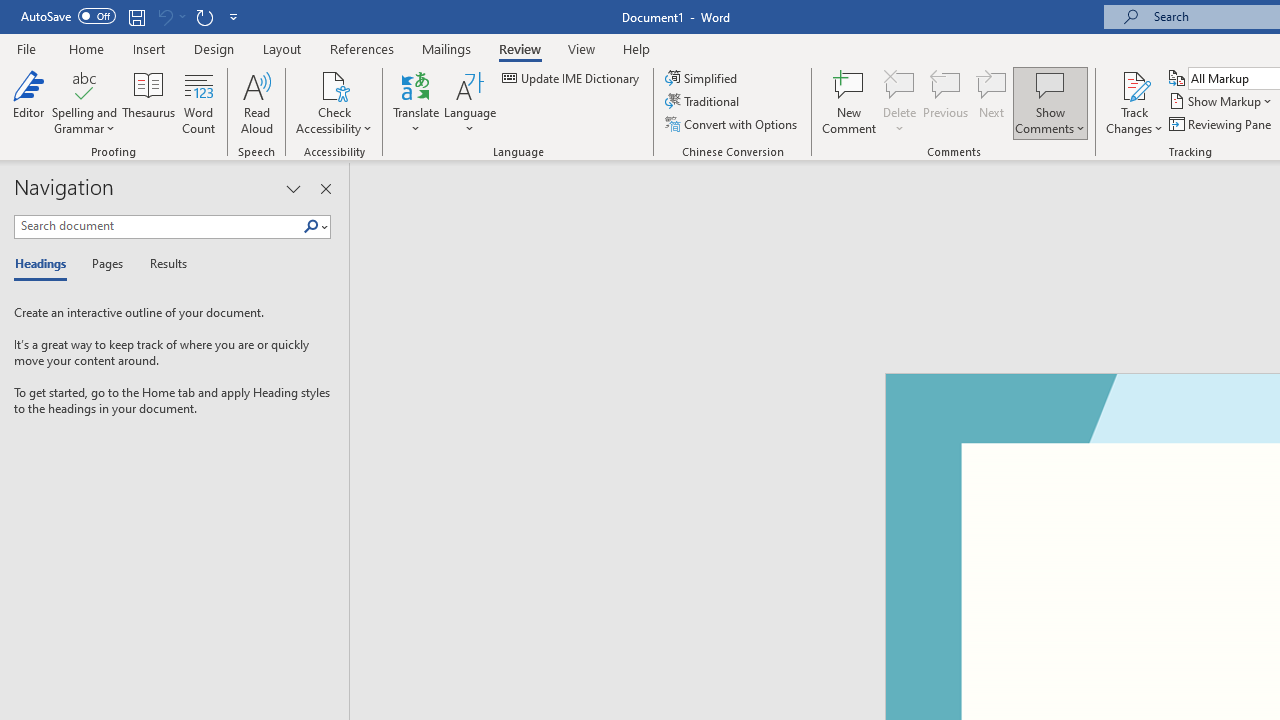 Image resolution: width=1280 pixels, height=720 pixels. What do you see at coordinates (702, 77) in the screenshot?
I see `'Simplified'` at bounding box center [702, 77].